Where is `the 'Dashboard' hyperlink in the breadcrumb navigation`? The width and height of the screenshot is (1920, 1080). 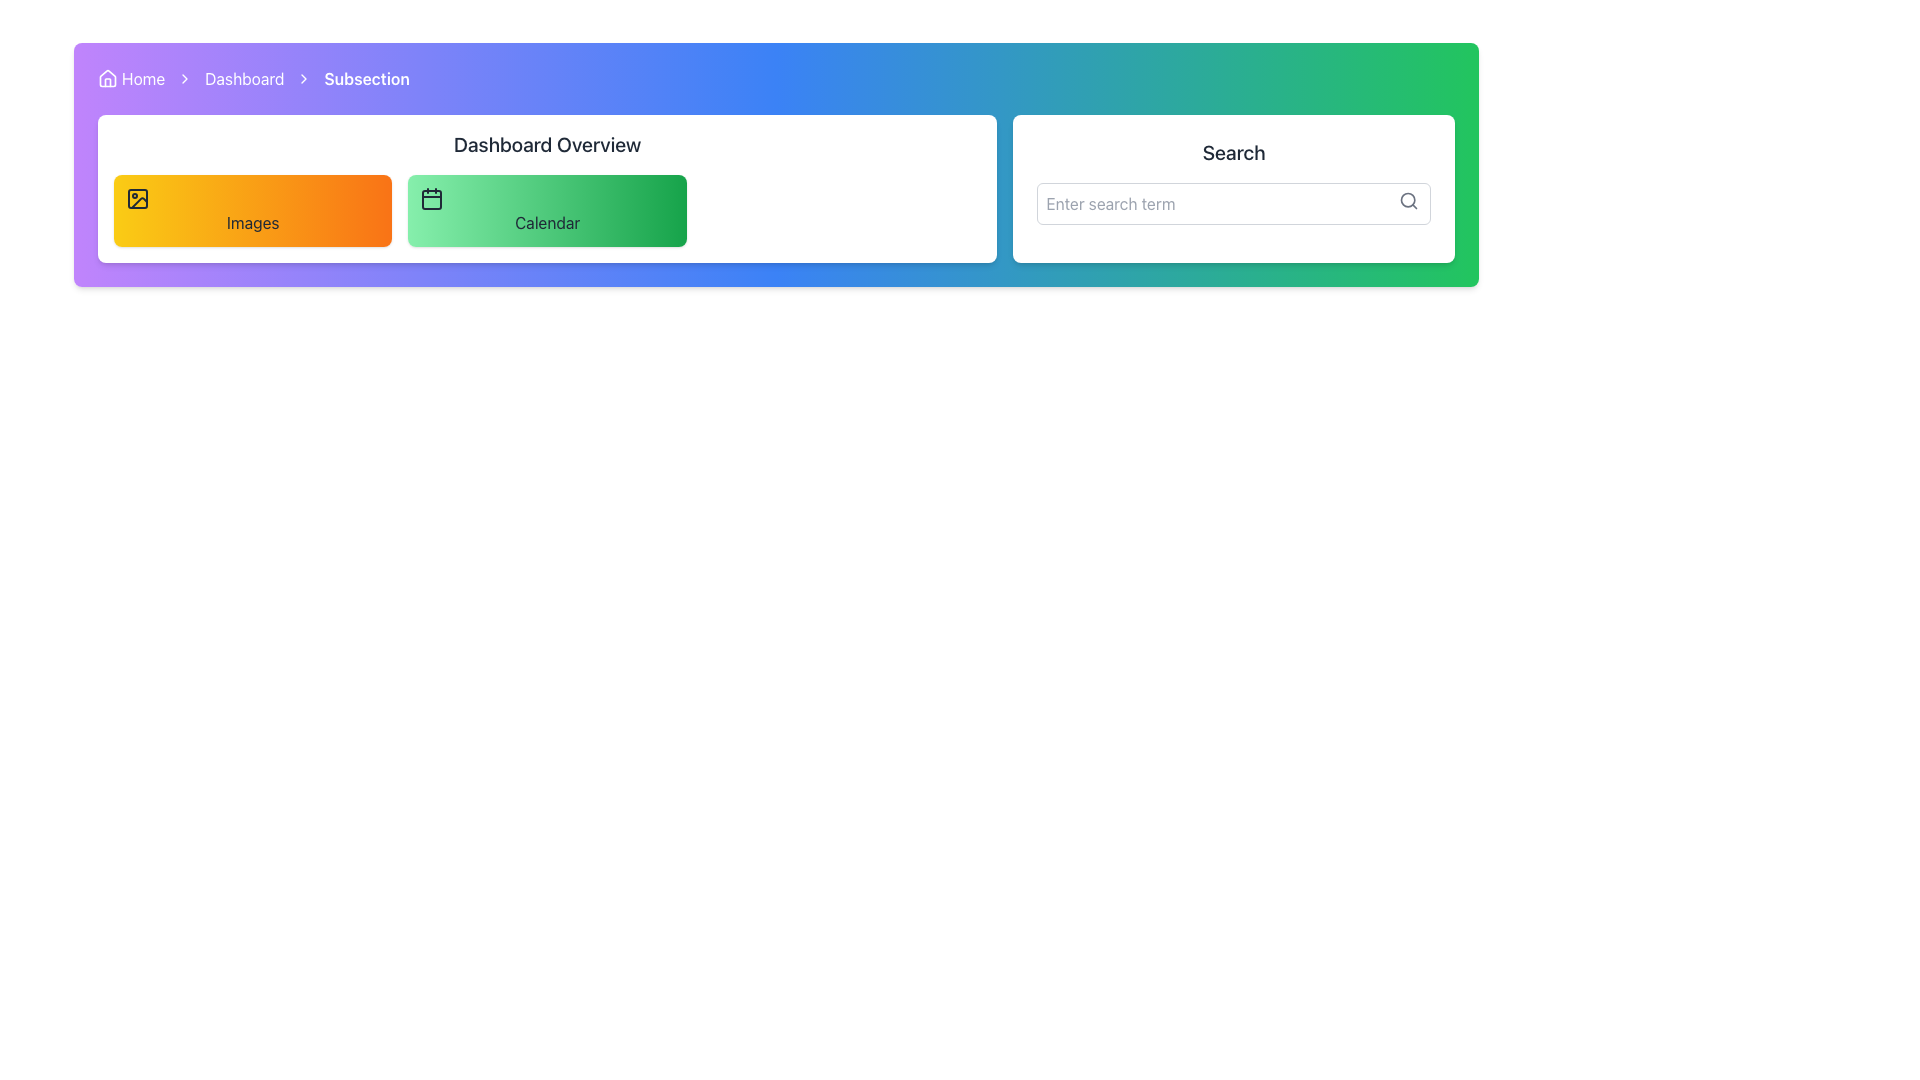 the 'Dashboard' hyperlink in the breadcrumb navigation is located at coordinates (243, 77).